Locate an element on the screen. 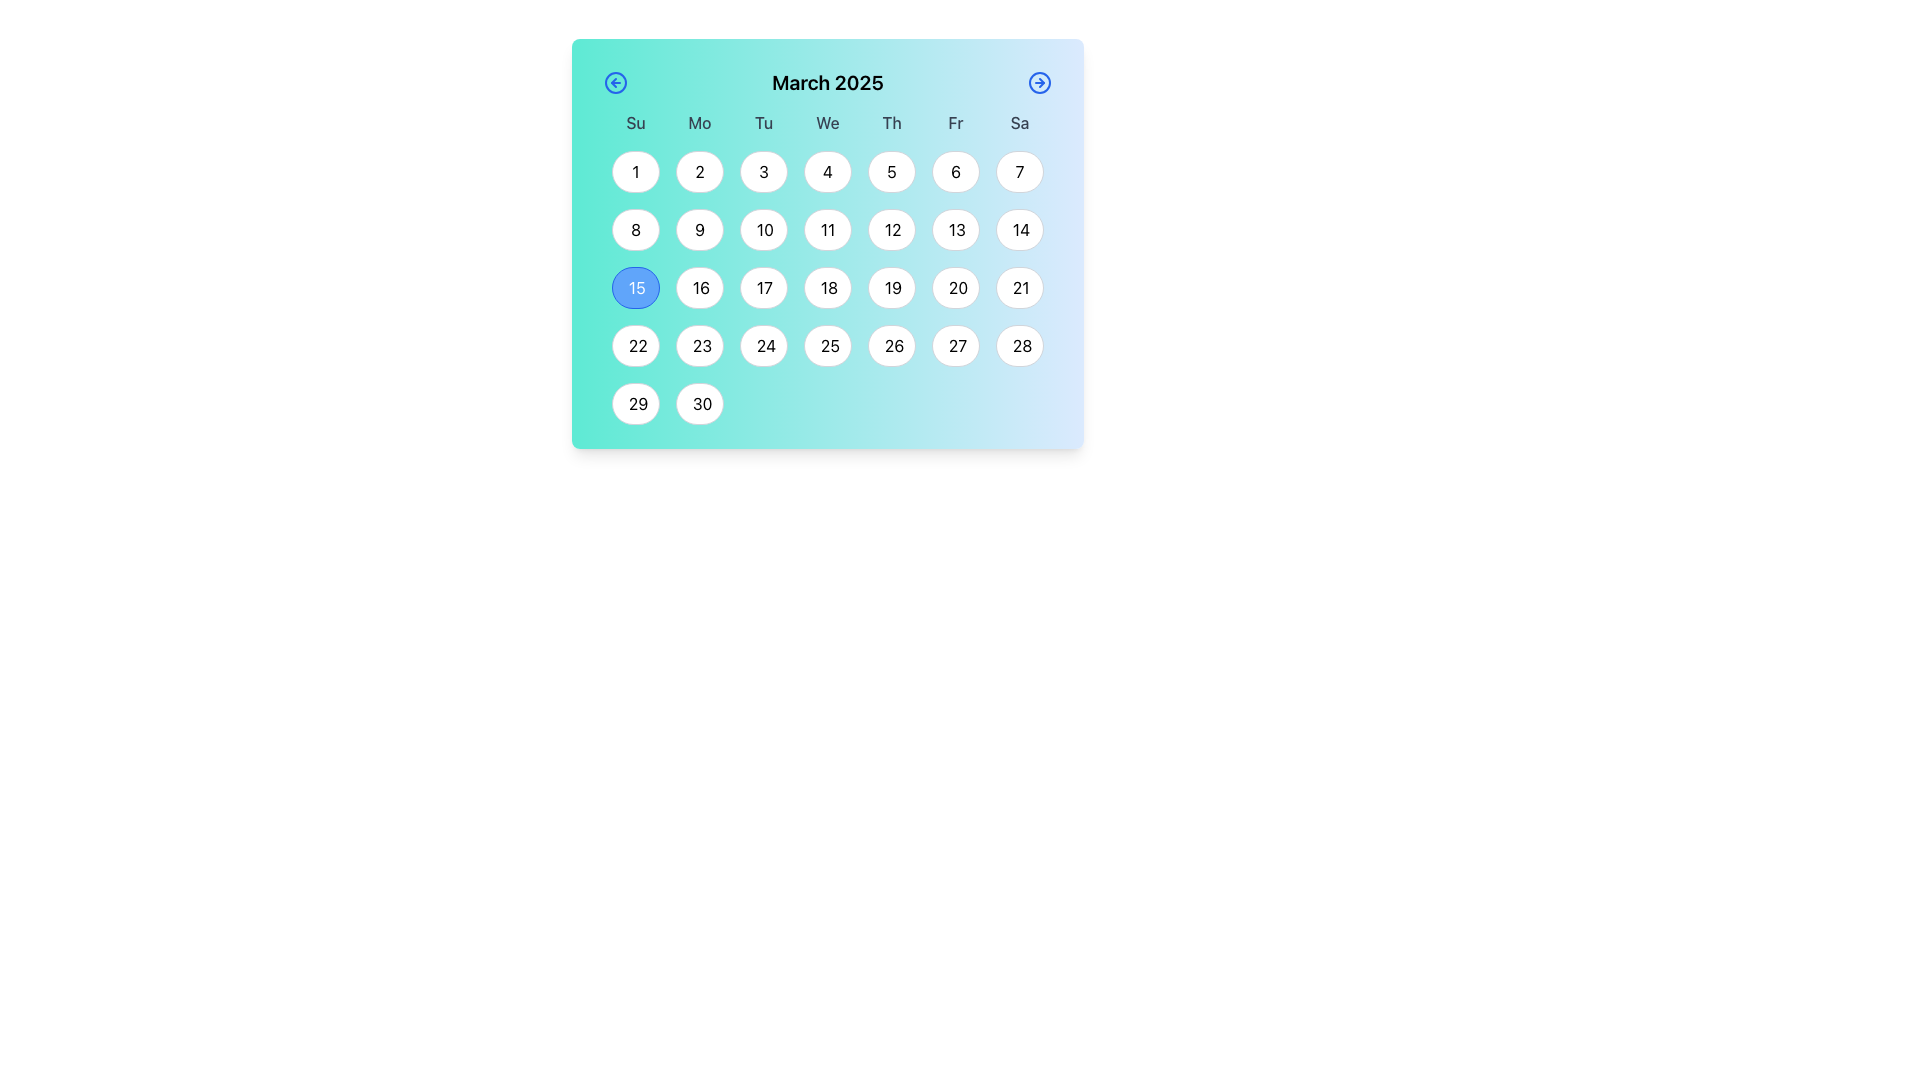 The height and width of the screenshot is (1080, 1920). the date selector button located in the calendar grid at the coordinates corresponding to the 12th day of the month, specifically in the second week and Thursday column is located at coordinates (891, 229).